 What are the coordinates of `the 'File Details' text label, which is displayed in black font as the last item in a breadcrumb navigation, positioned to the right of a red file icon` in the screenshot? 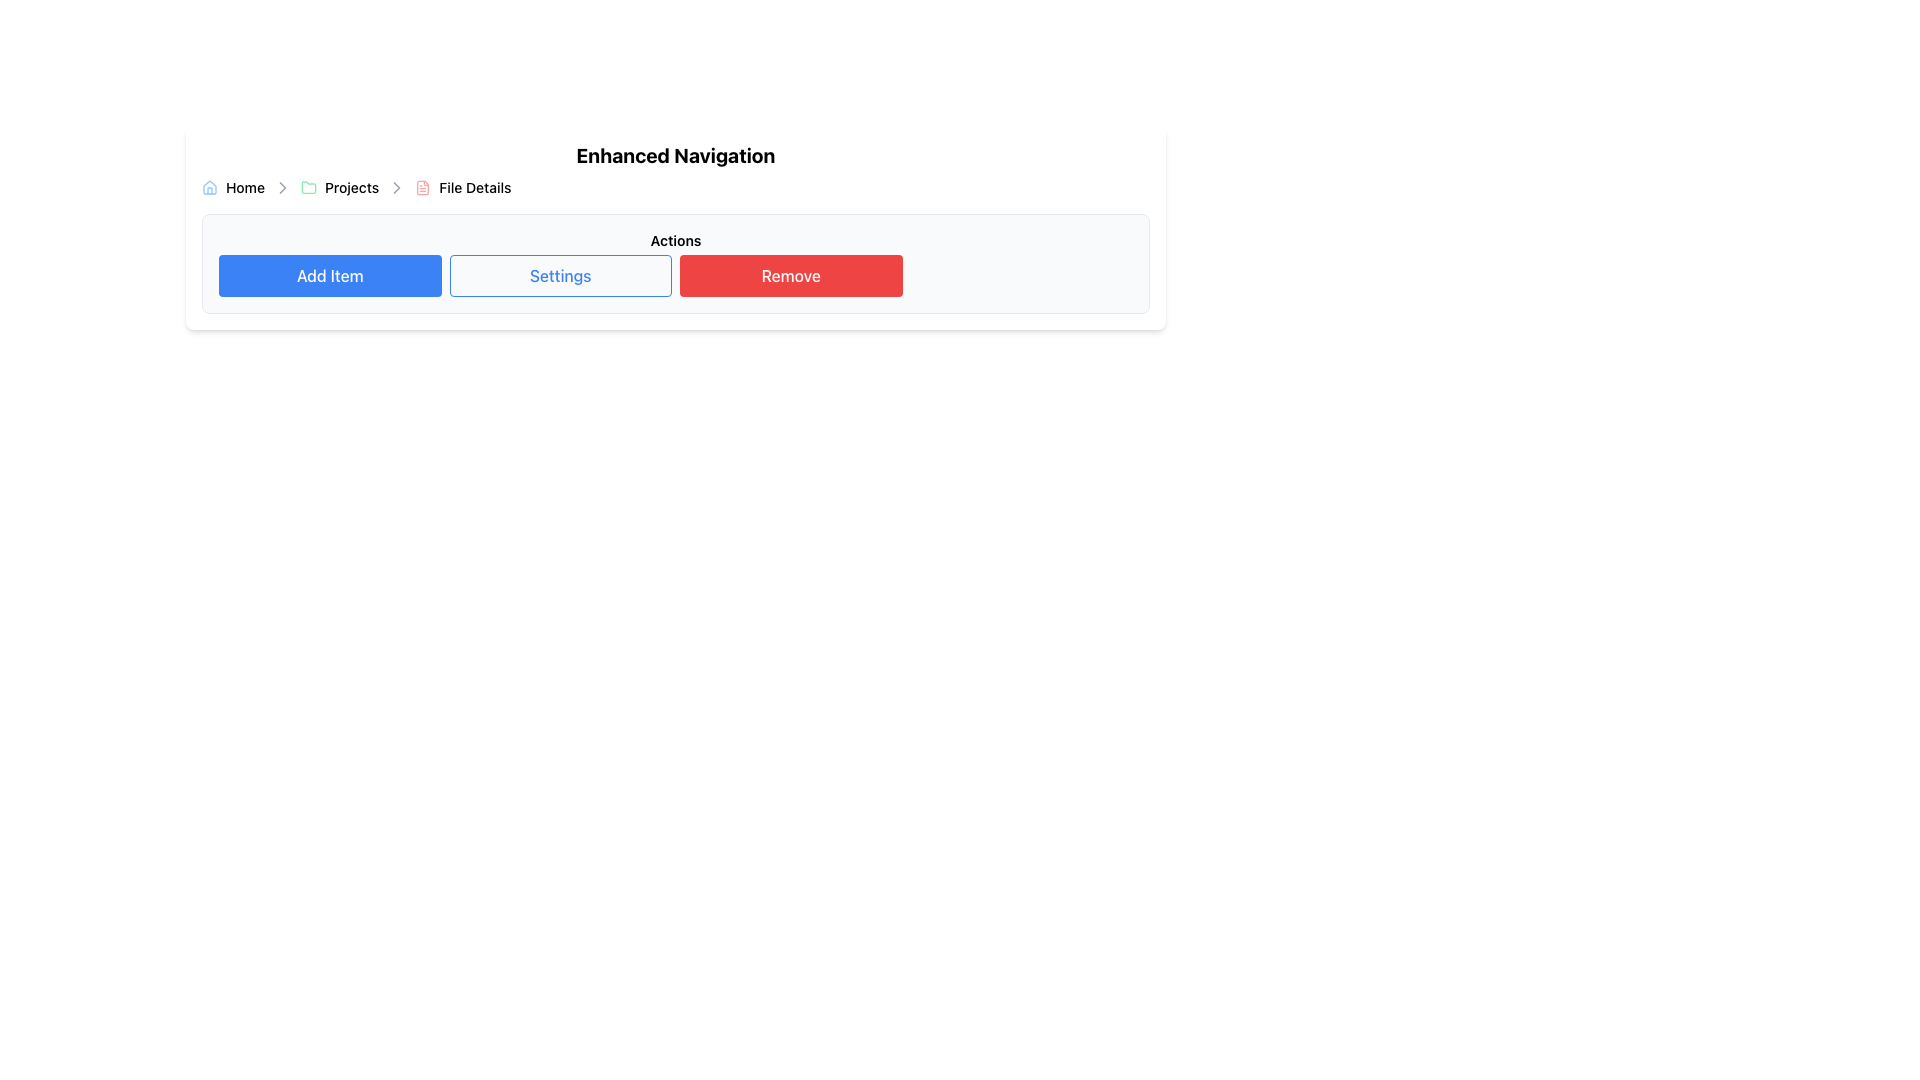 It's located at (474, 188).